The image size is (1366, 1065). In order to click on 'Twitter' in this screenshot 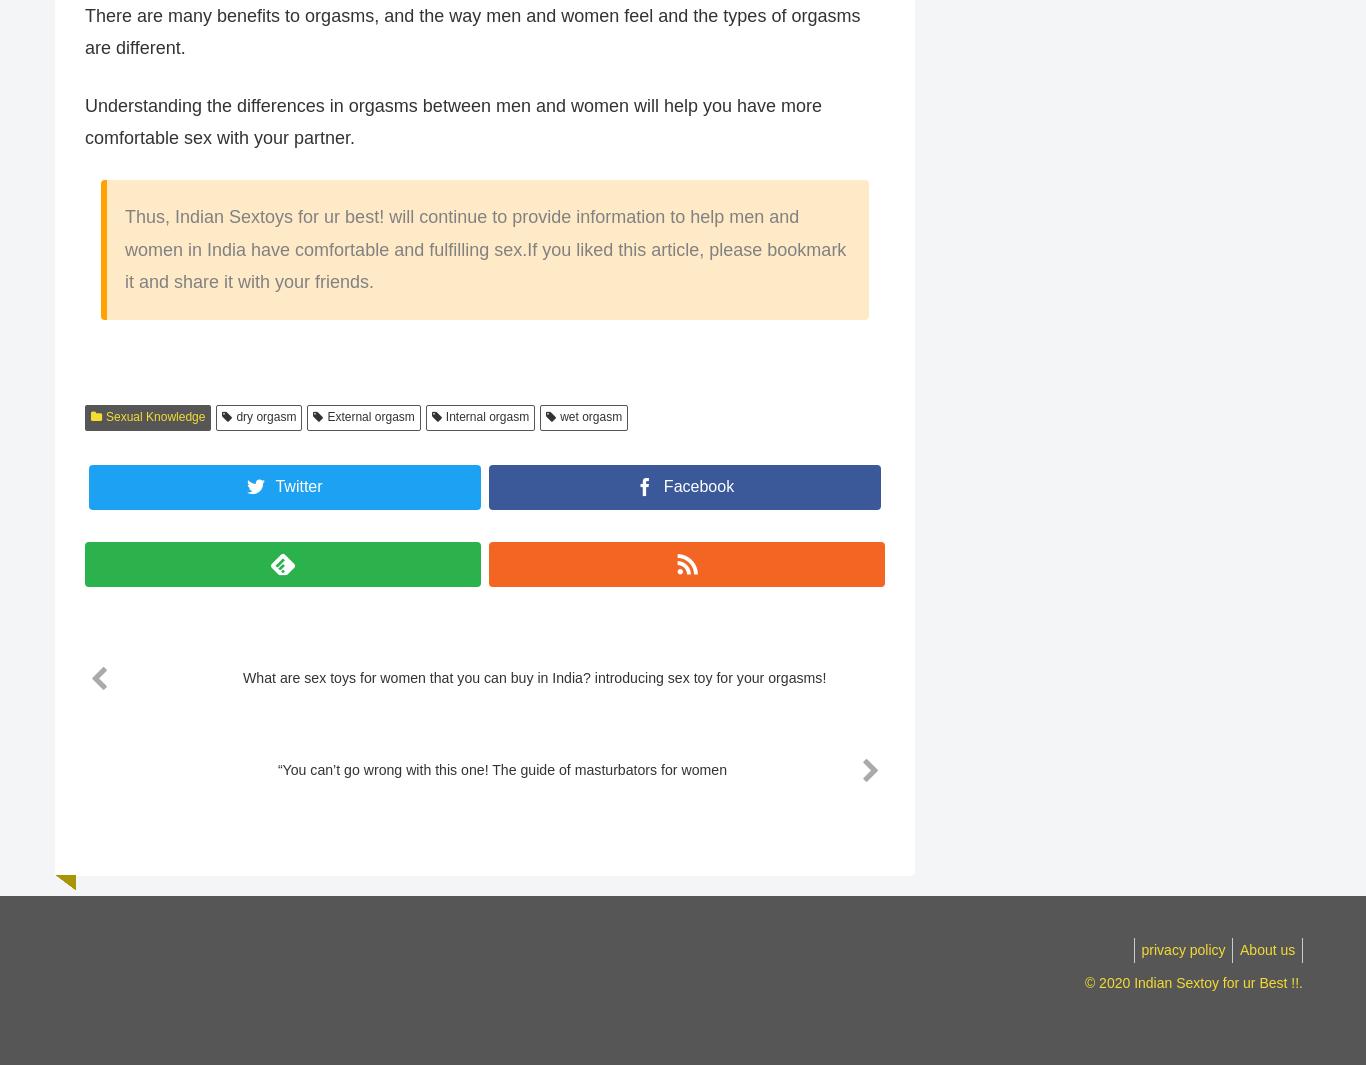, I will do `click(298, 486)`.